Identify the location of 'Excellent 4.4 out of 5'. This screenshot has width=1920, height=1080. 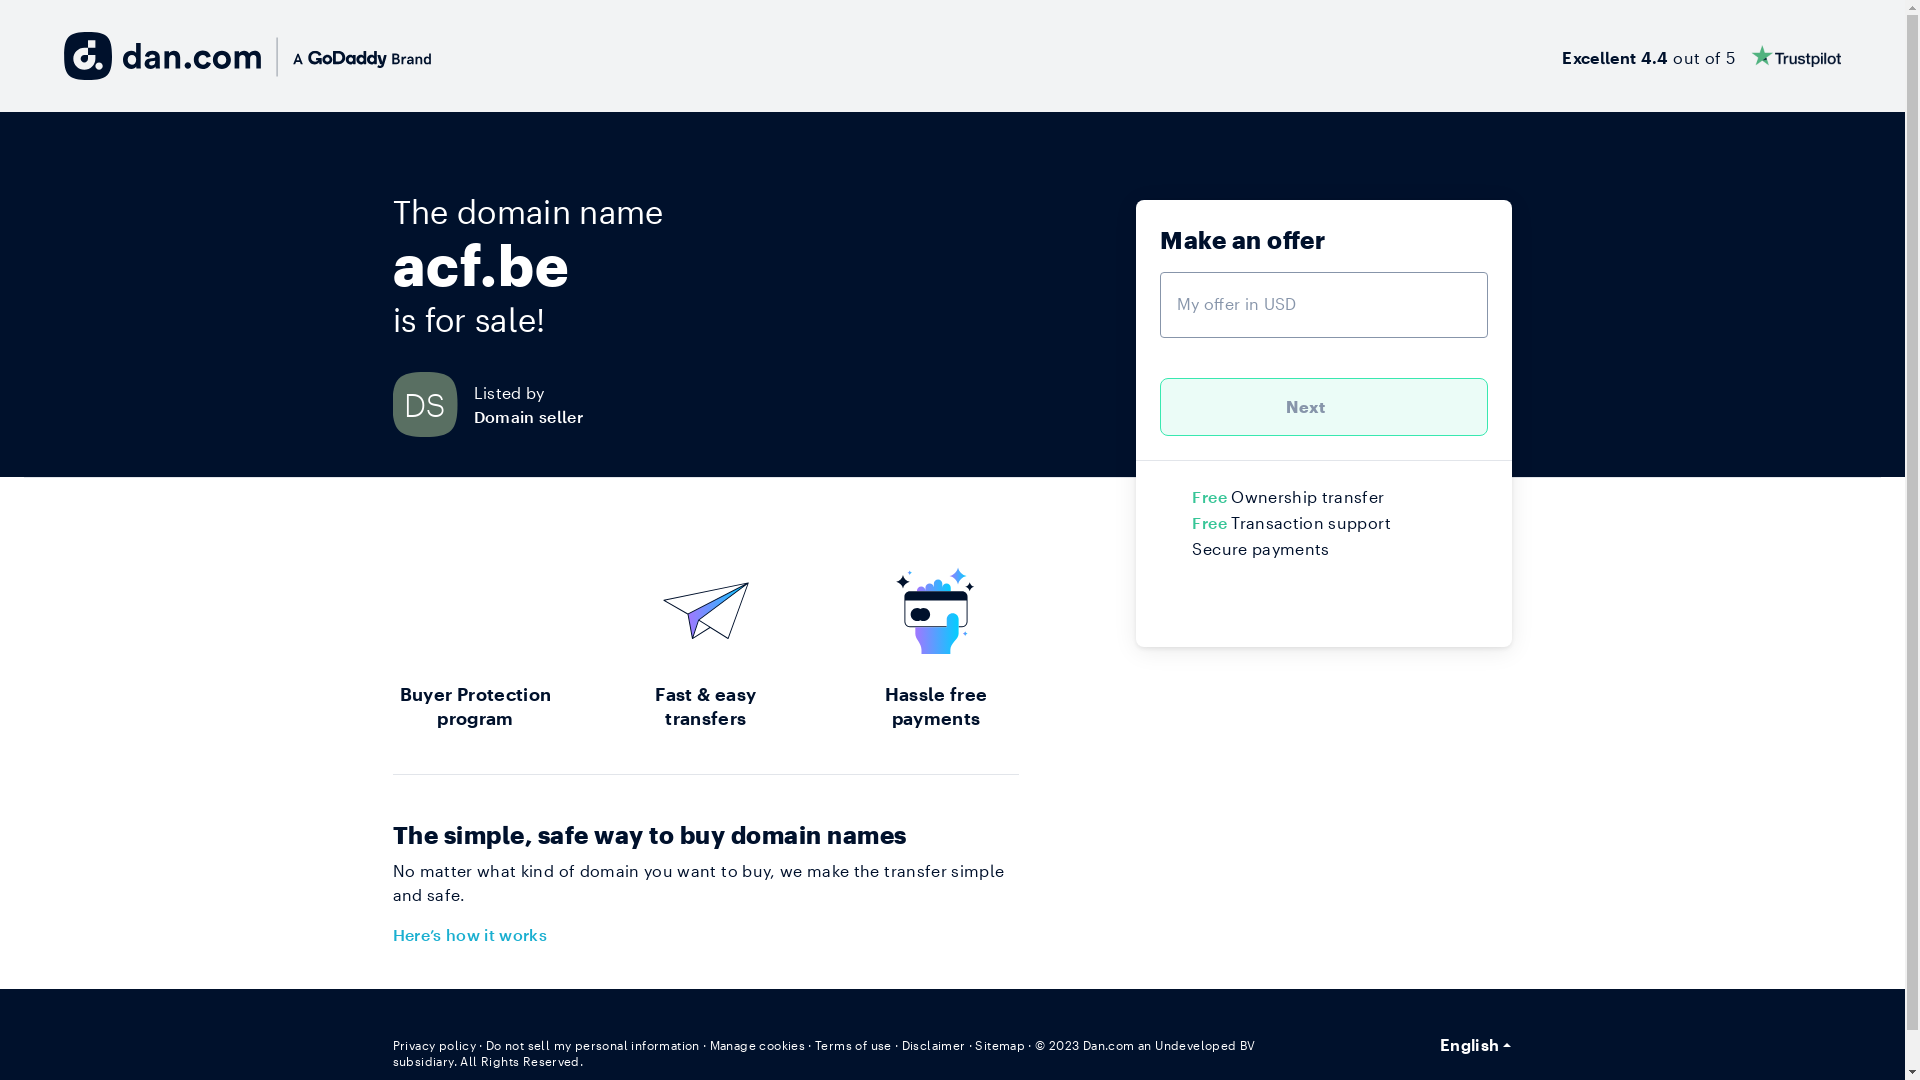
(1700, 55).